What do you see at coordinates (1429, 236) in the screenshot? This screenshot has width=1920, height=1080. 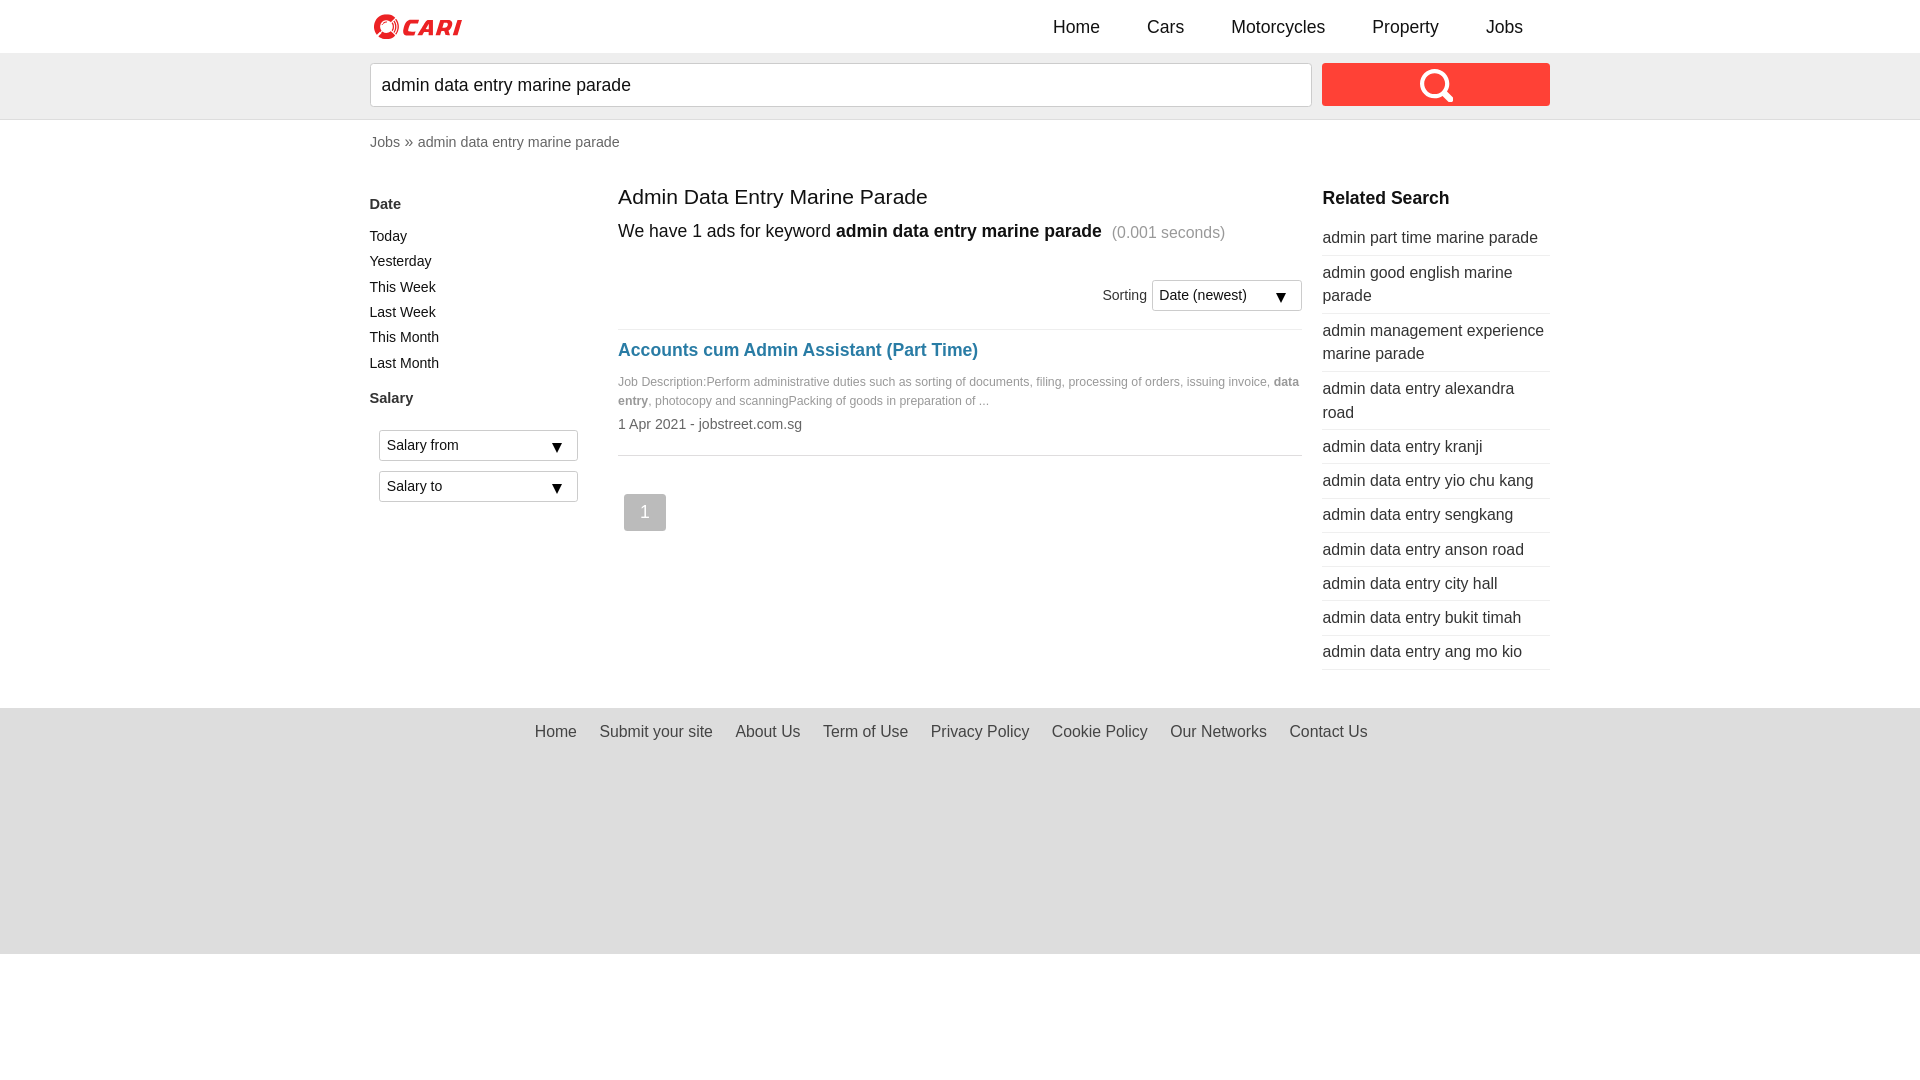 I see `'admin part time marine parade'` at bounding box center [1429, 236].